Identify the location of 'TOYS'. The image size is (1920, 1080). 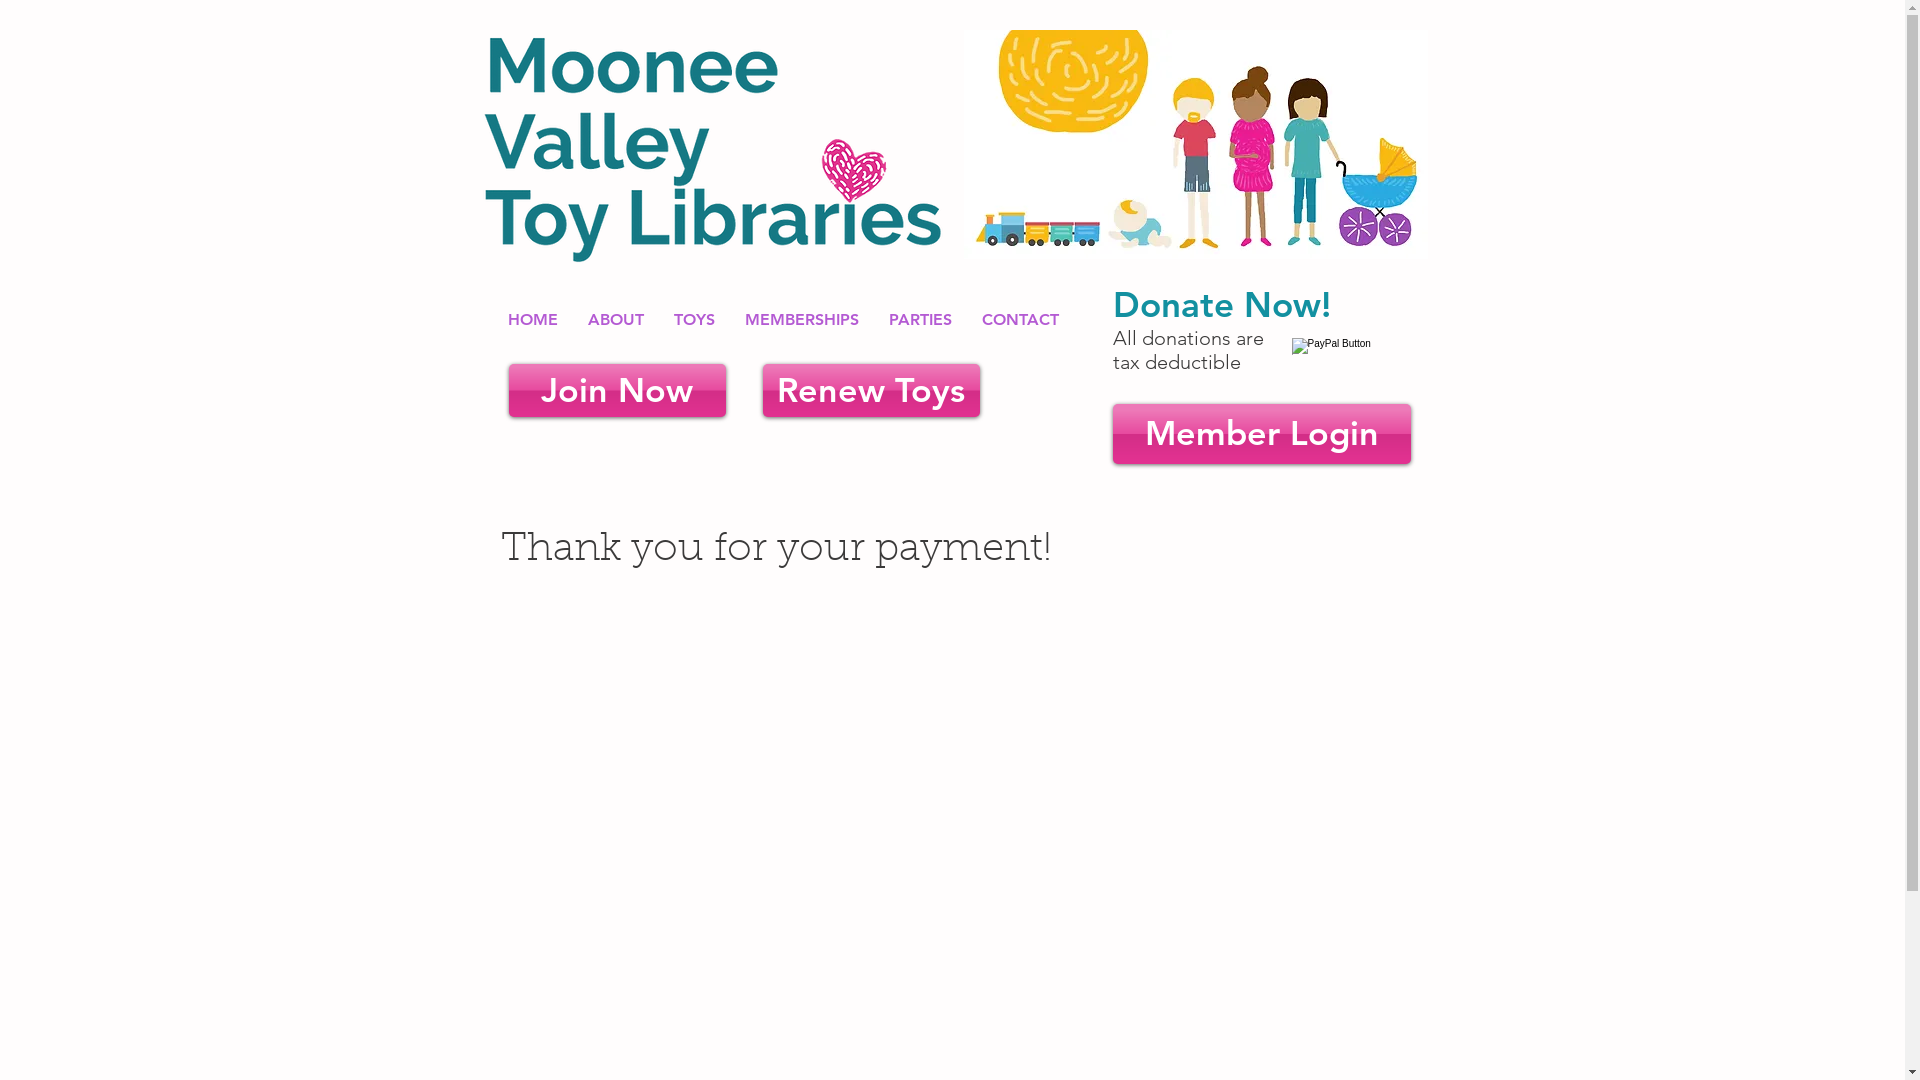
(694, 318).